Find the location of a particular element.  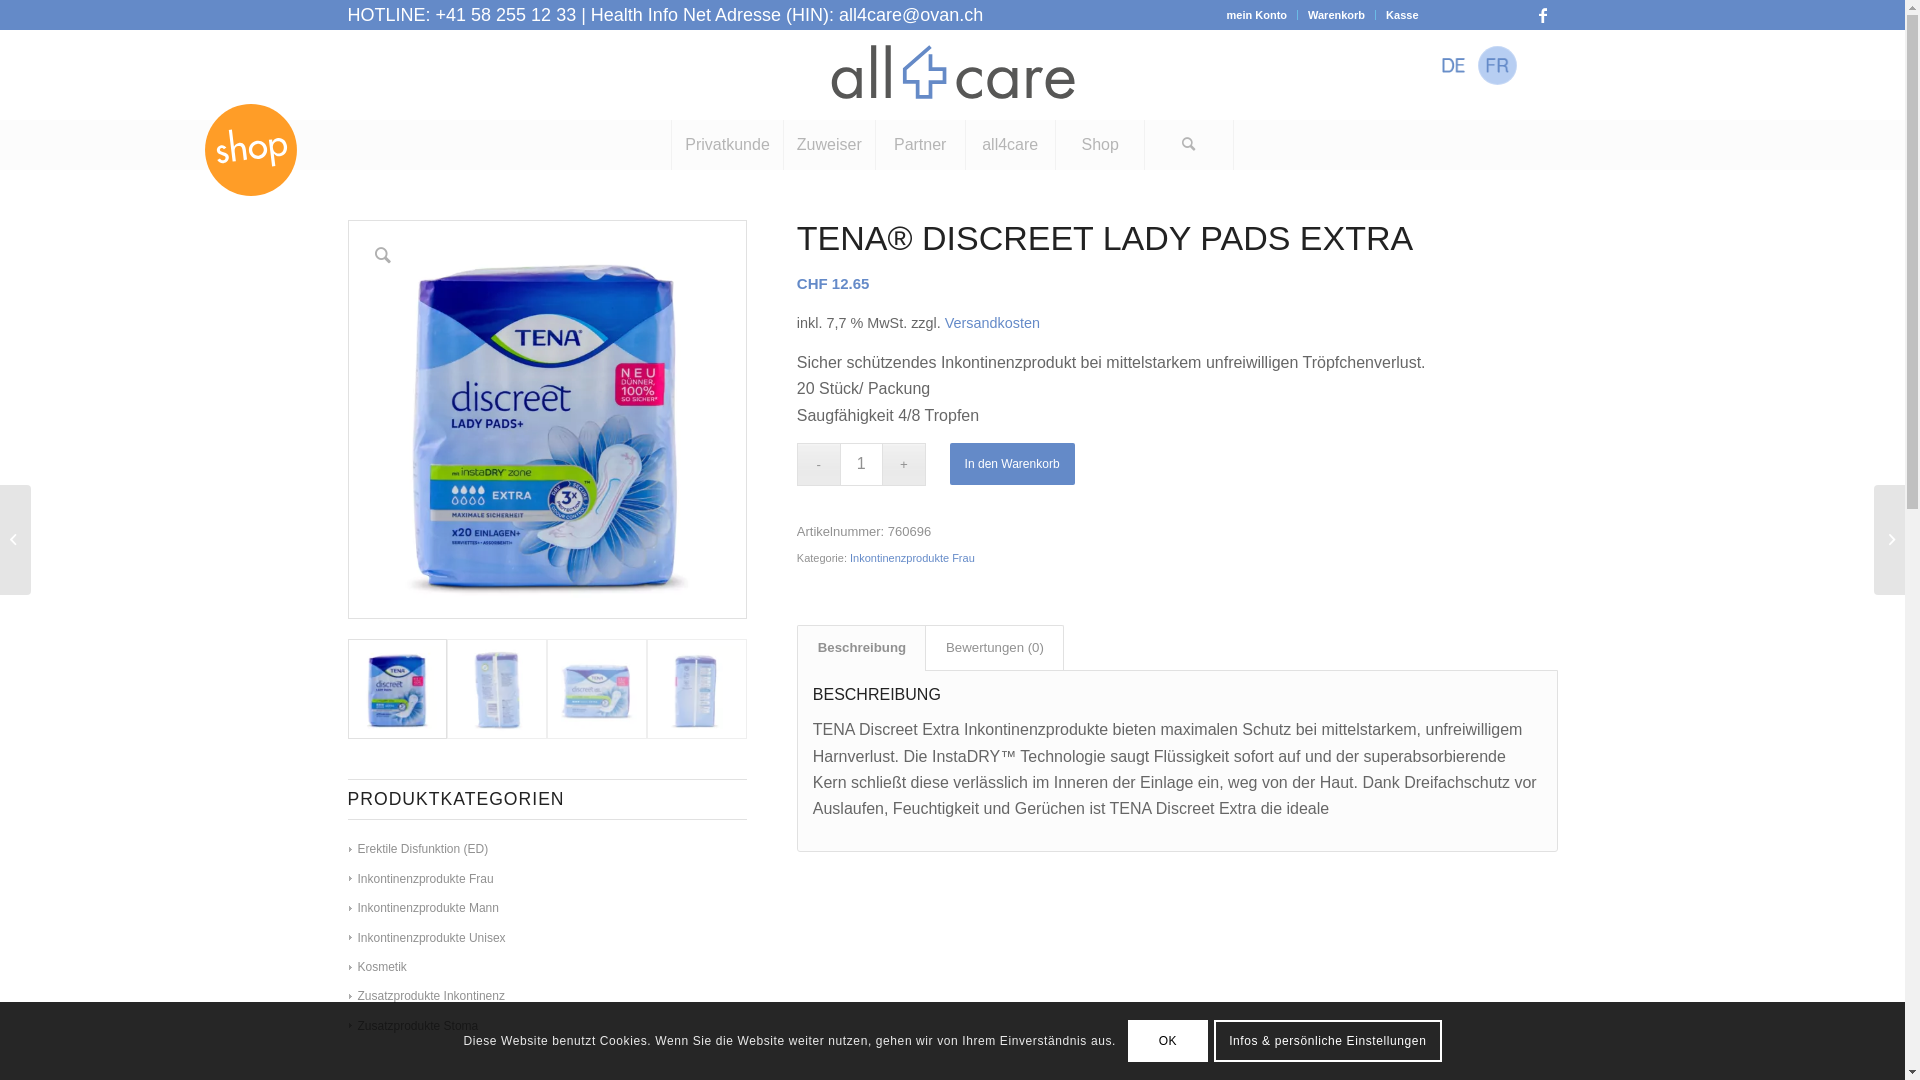

'Facebook' is located at coordinates (1541, 15).